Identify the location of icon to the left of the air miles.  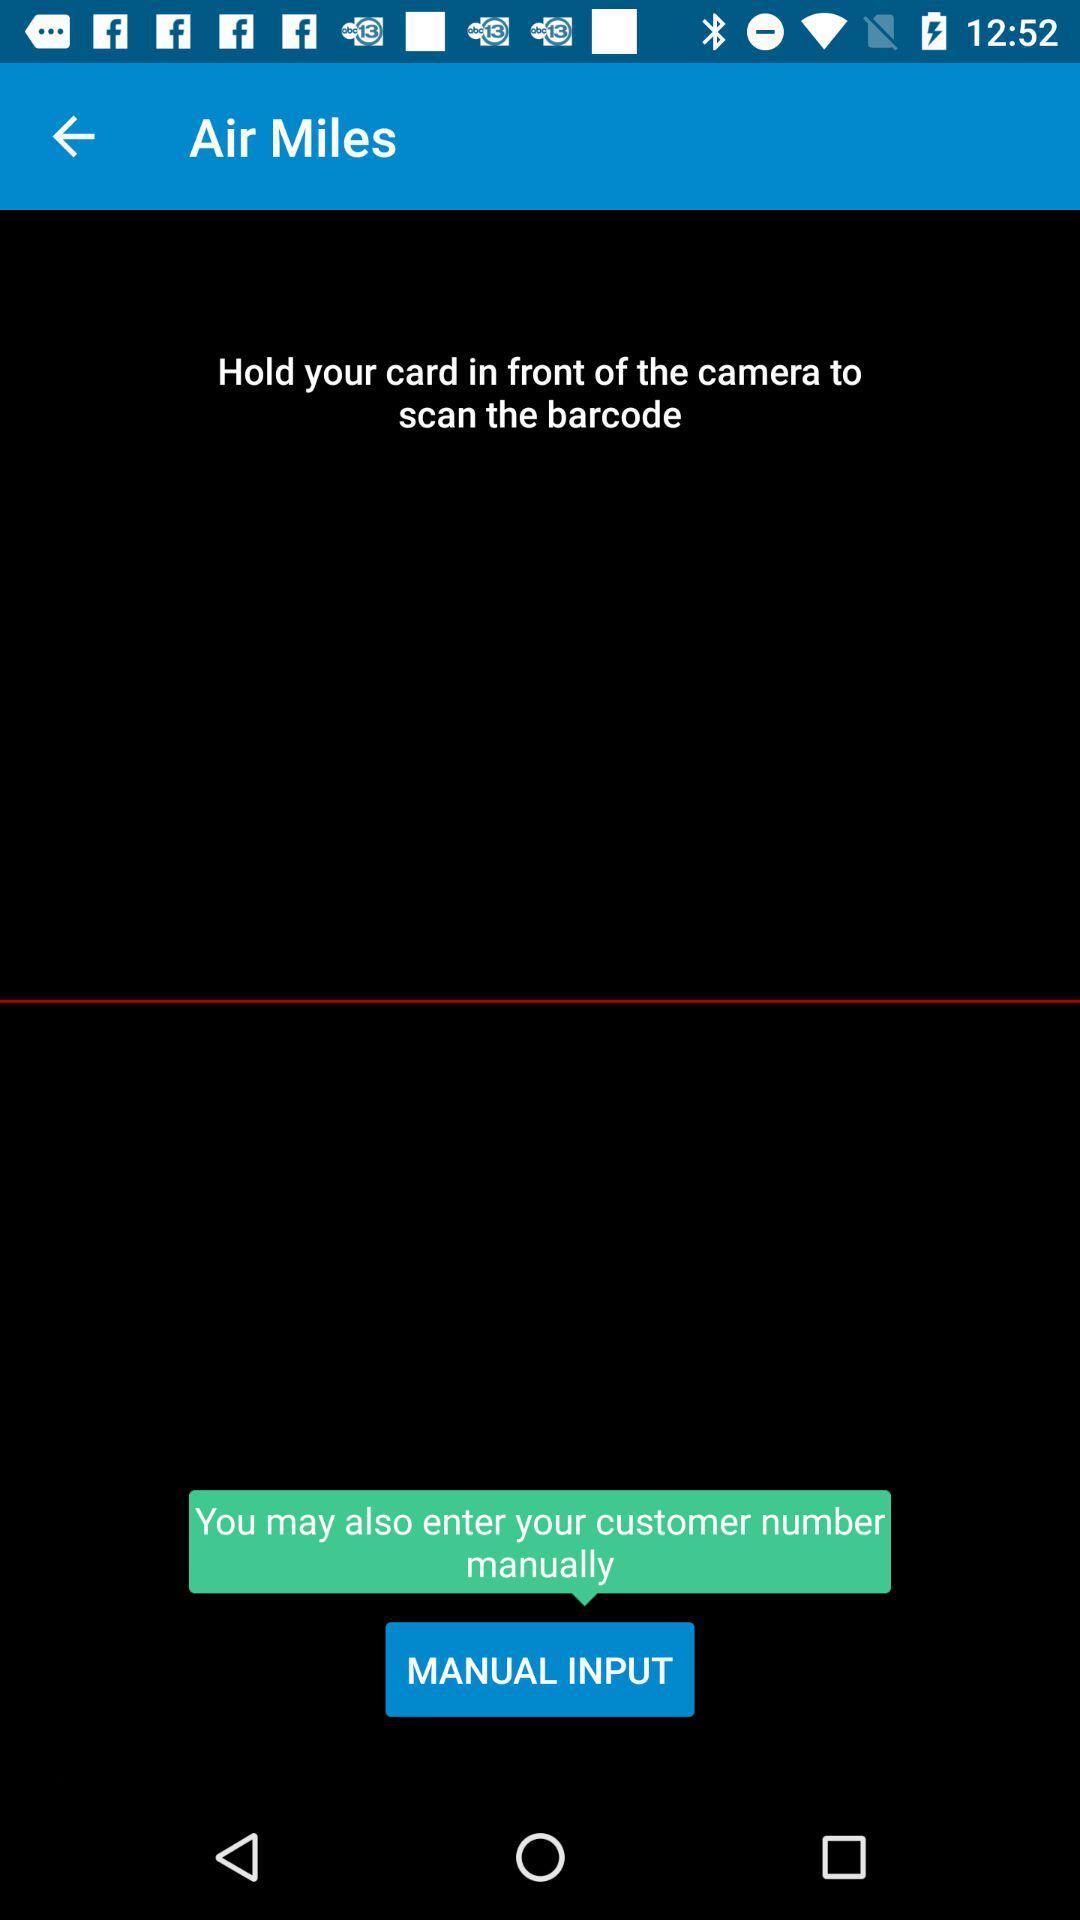
(72, 135).